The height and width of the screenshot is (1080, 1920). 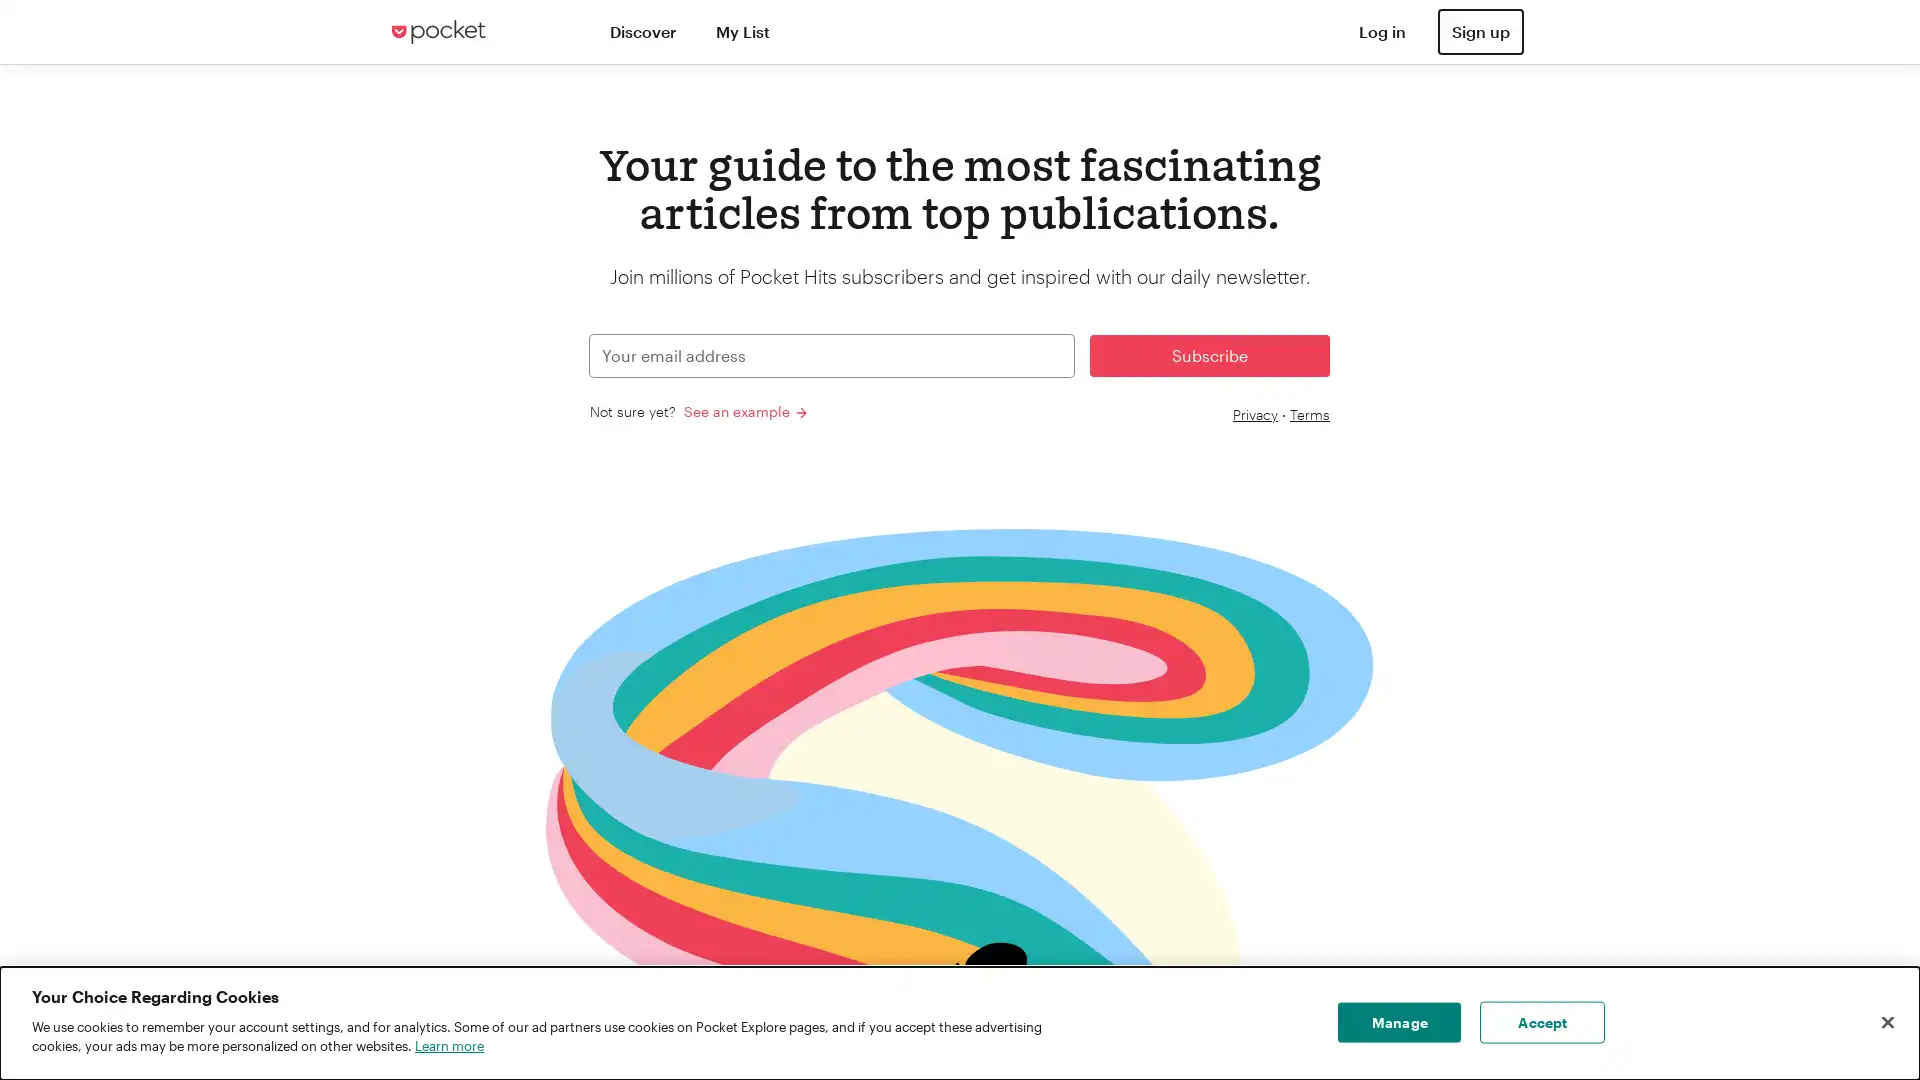 I want to click on Manage, so click(x=1398, y=1022).